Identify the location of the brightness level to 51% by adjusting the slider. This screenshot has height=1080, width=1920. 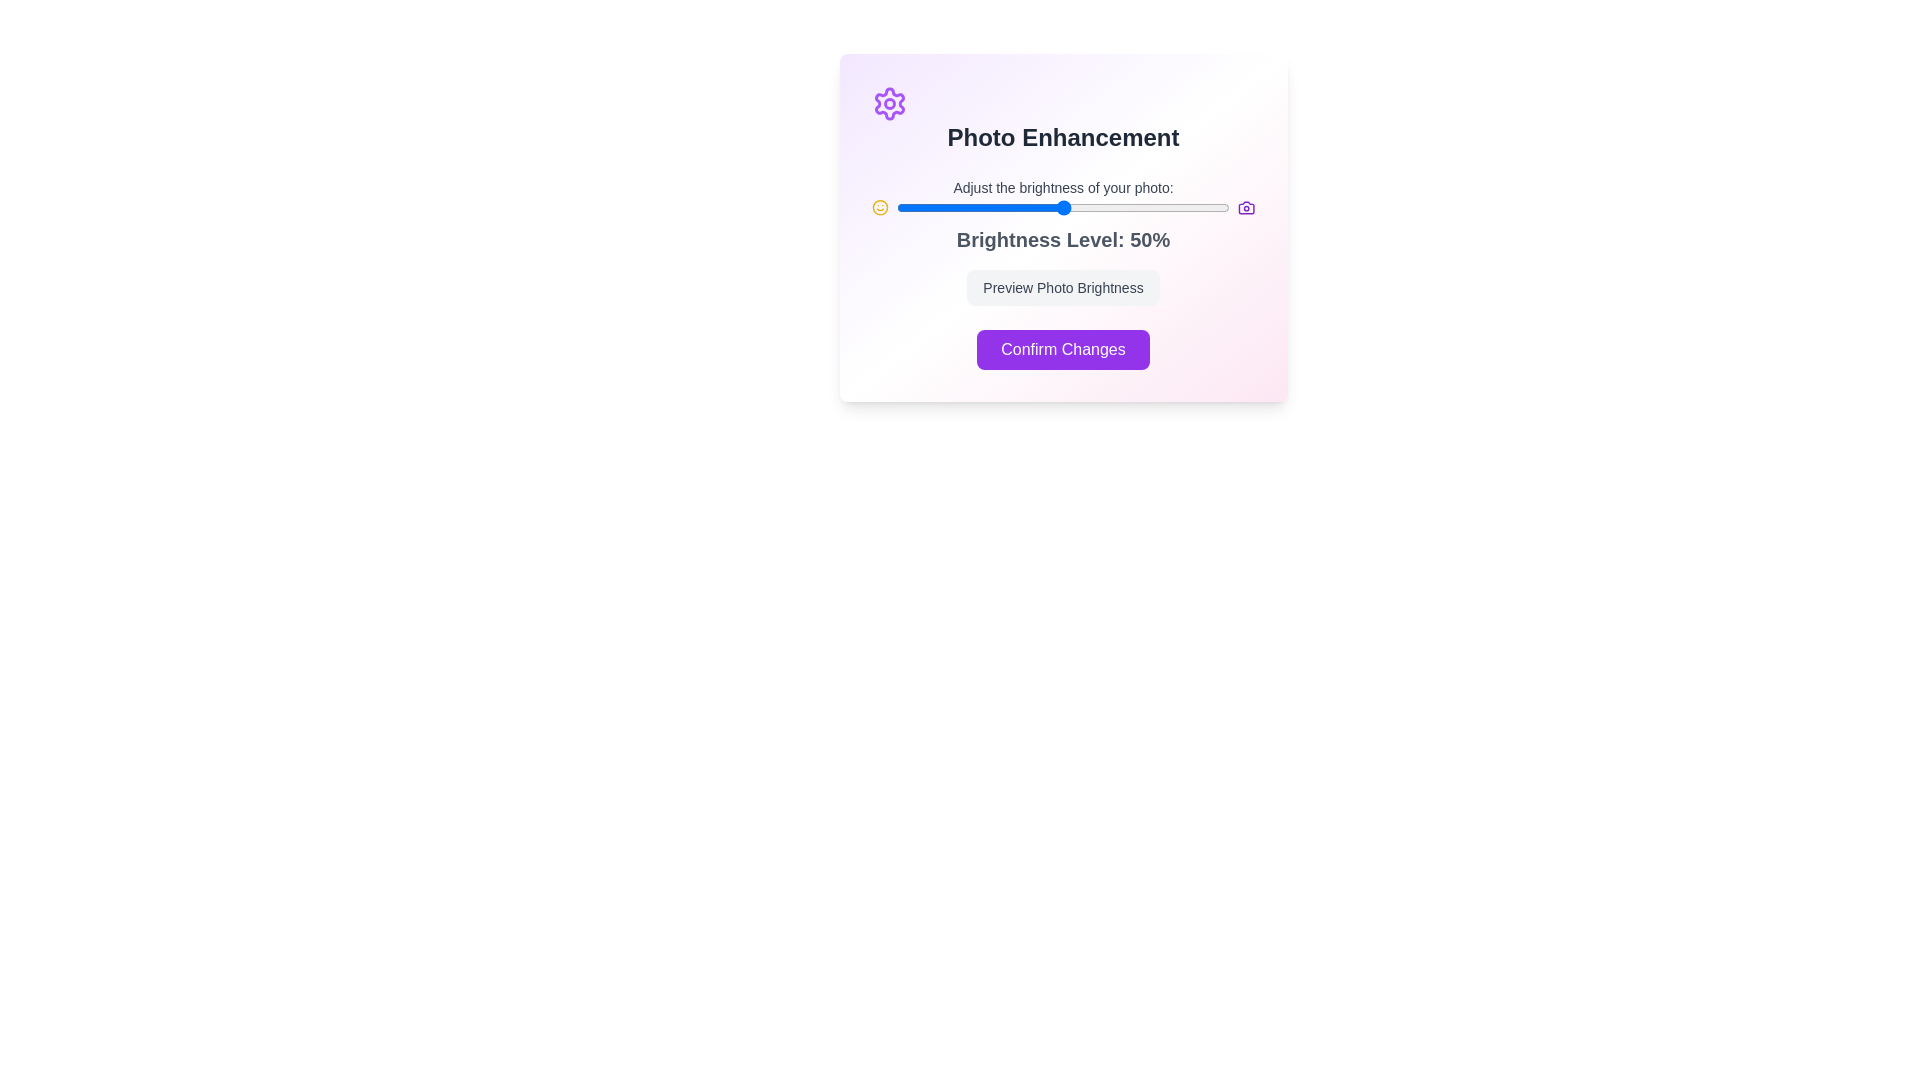
(1065, 208).